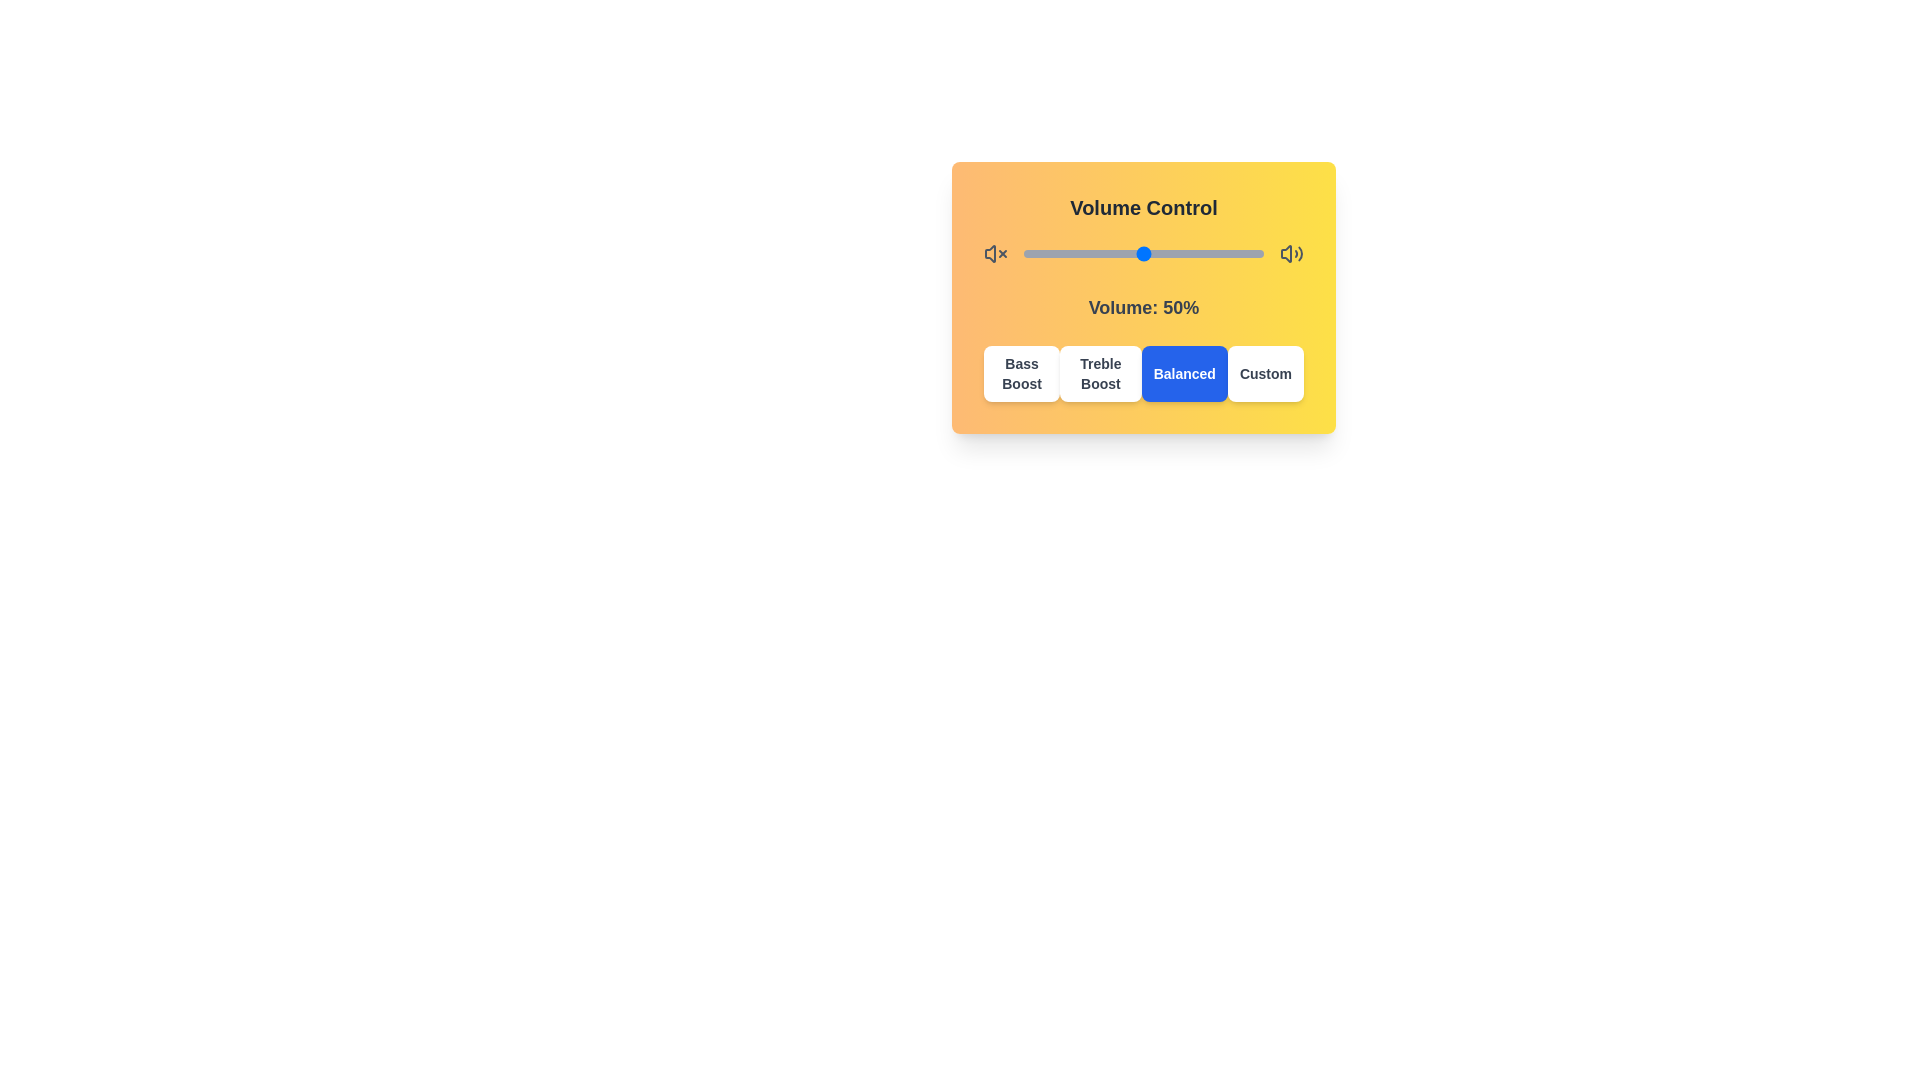 This screenshot has width=1920, height=1080. Describe the element at coordinates (1143, 208) in the screenshot. I see `the title text 'Volume Control' to view it` at that location.